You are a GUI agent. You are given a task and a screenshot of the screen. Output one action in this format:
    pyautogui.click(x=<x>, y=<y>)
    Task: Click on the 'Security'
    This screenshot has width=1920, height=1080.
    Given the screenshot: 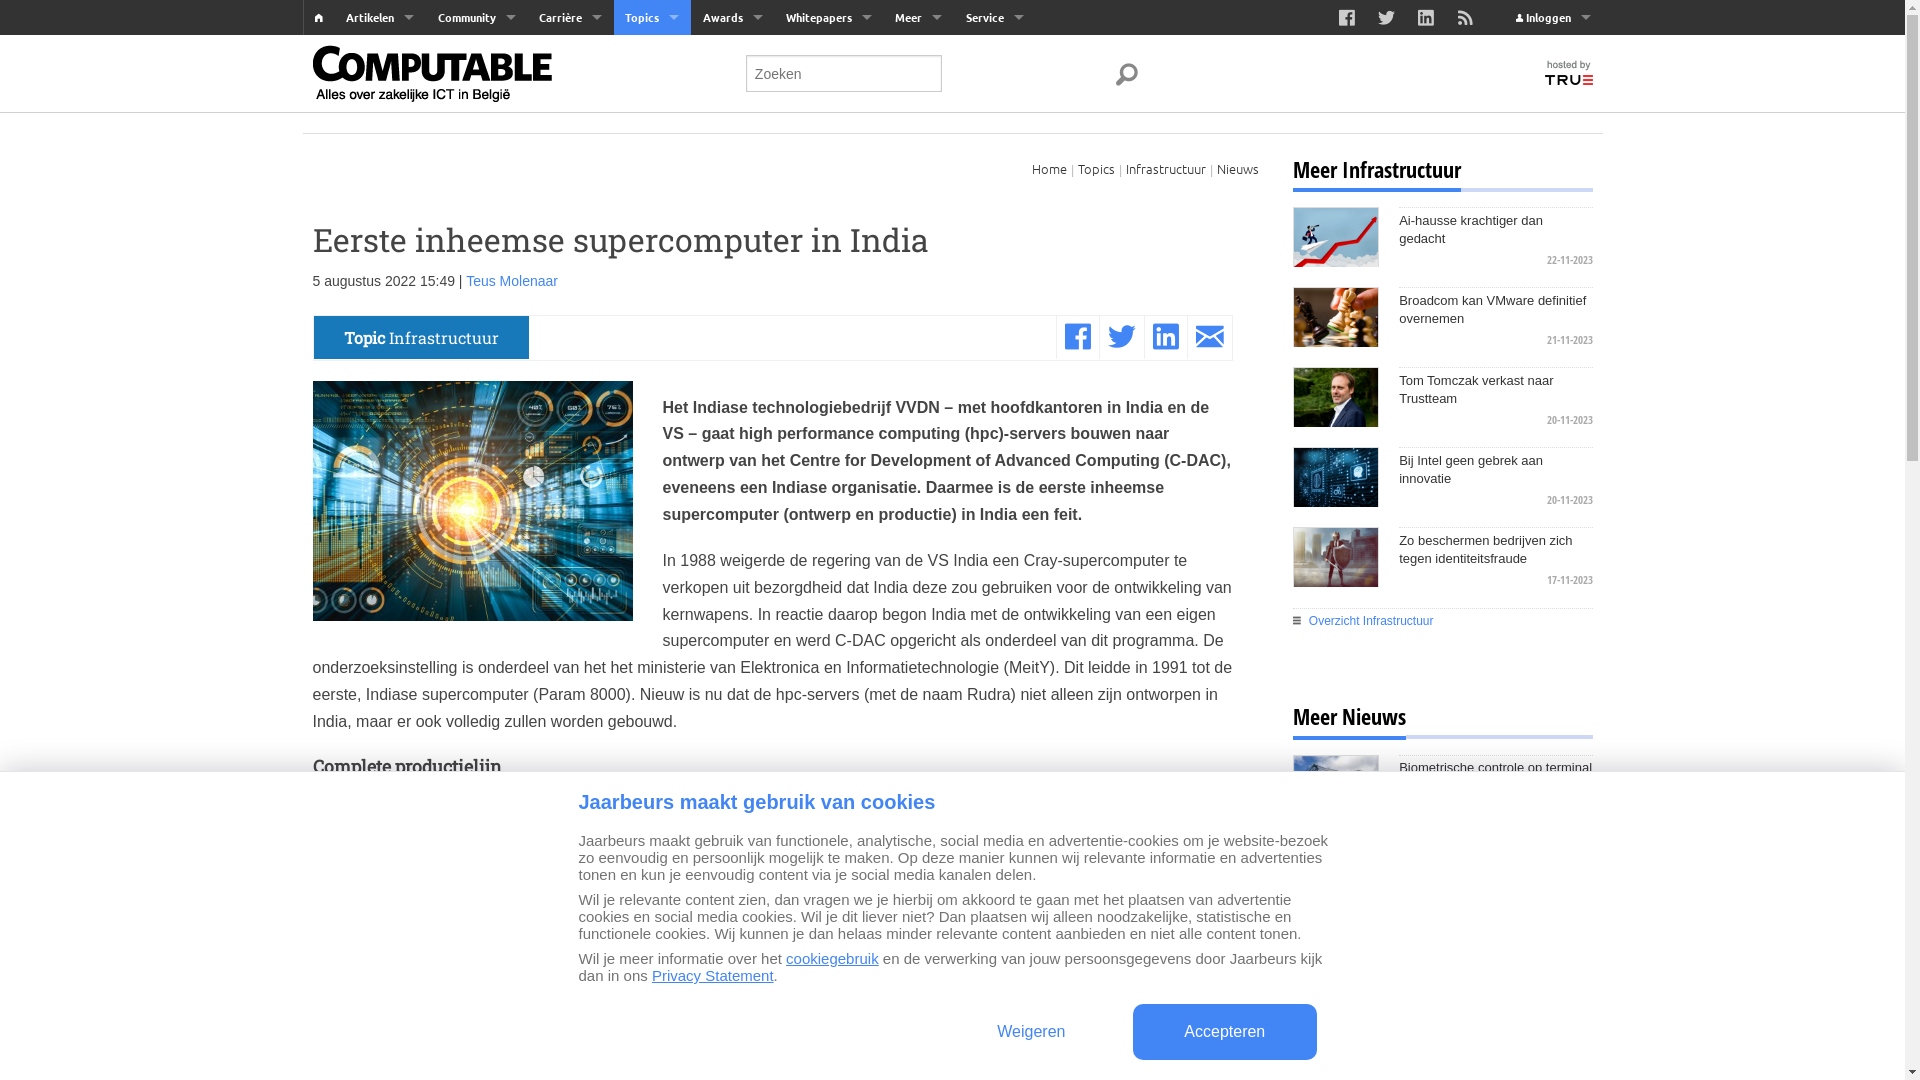 What is the action you would take?
    pyautogui.click(x=652, y=124)
    